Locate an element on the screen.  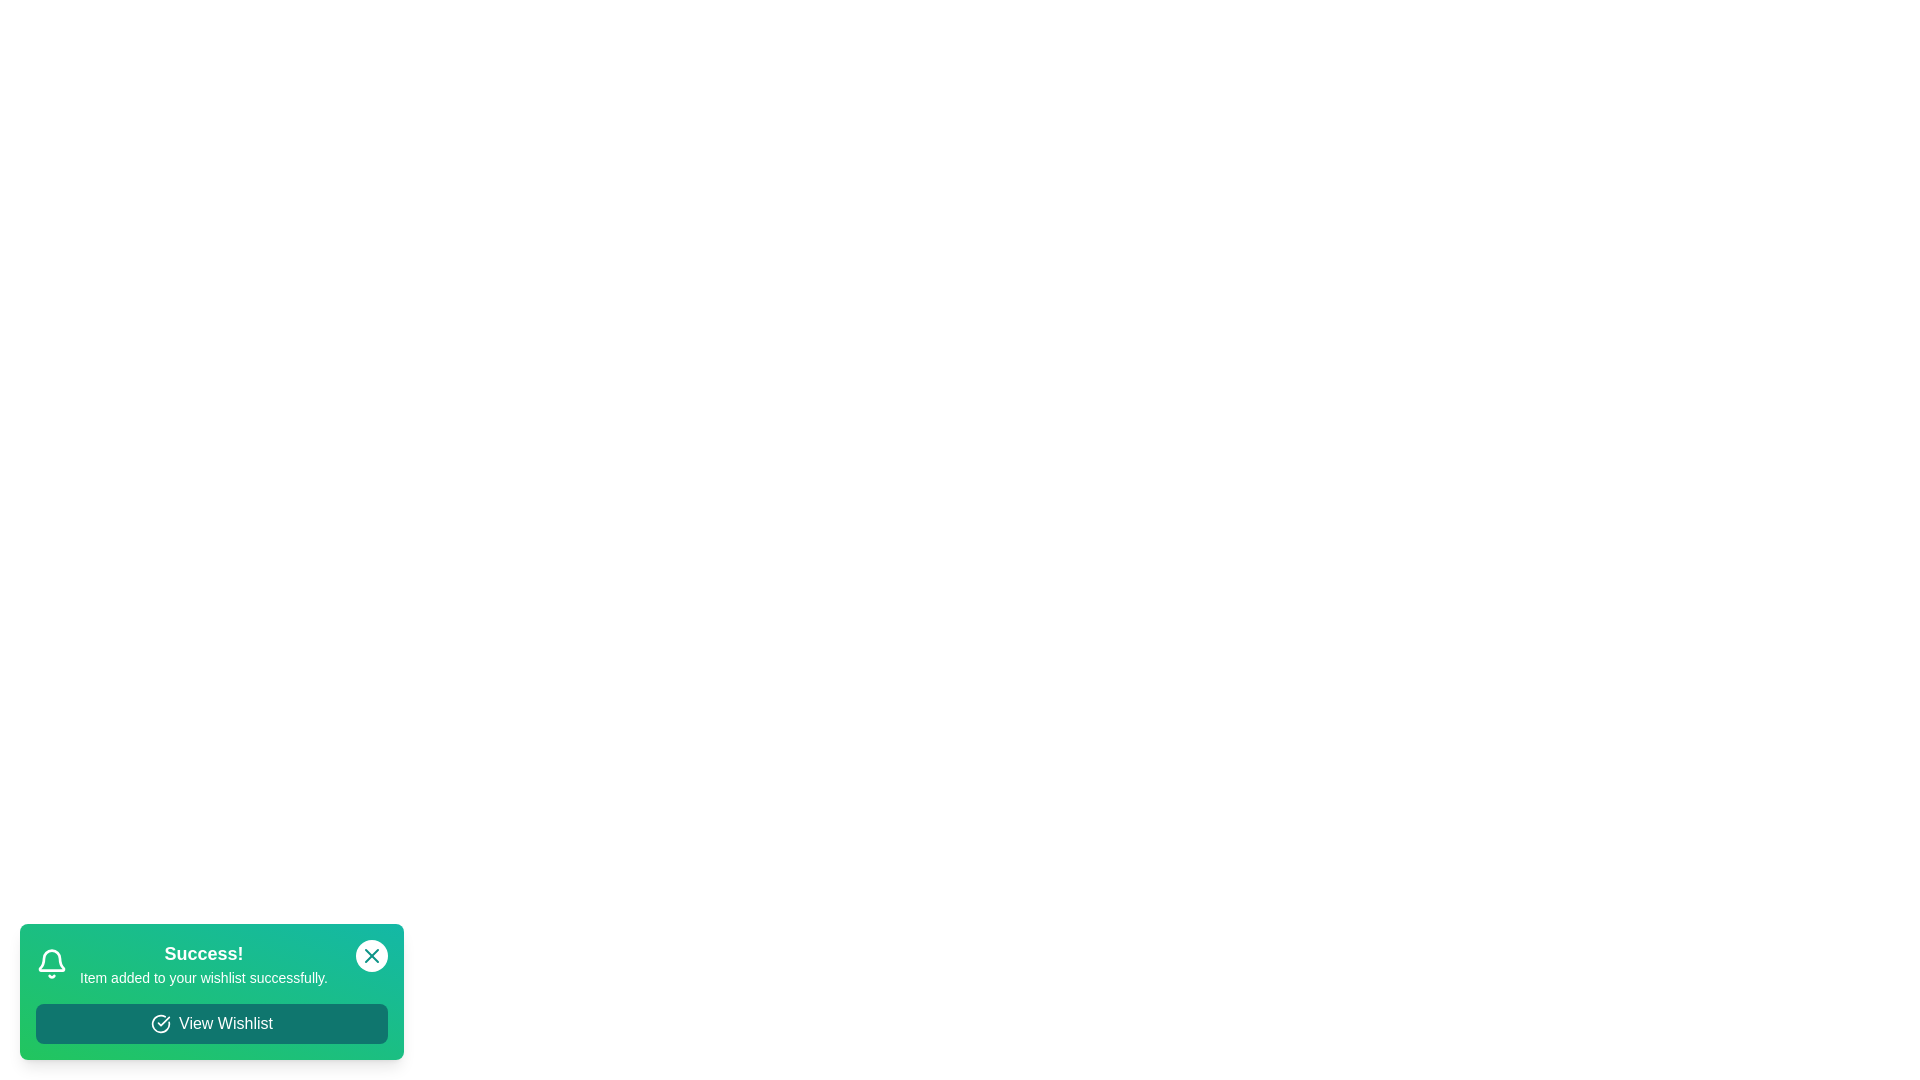
the close button of the notification banner to close it is located at coordinates (372, 955).